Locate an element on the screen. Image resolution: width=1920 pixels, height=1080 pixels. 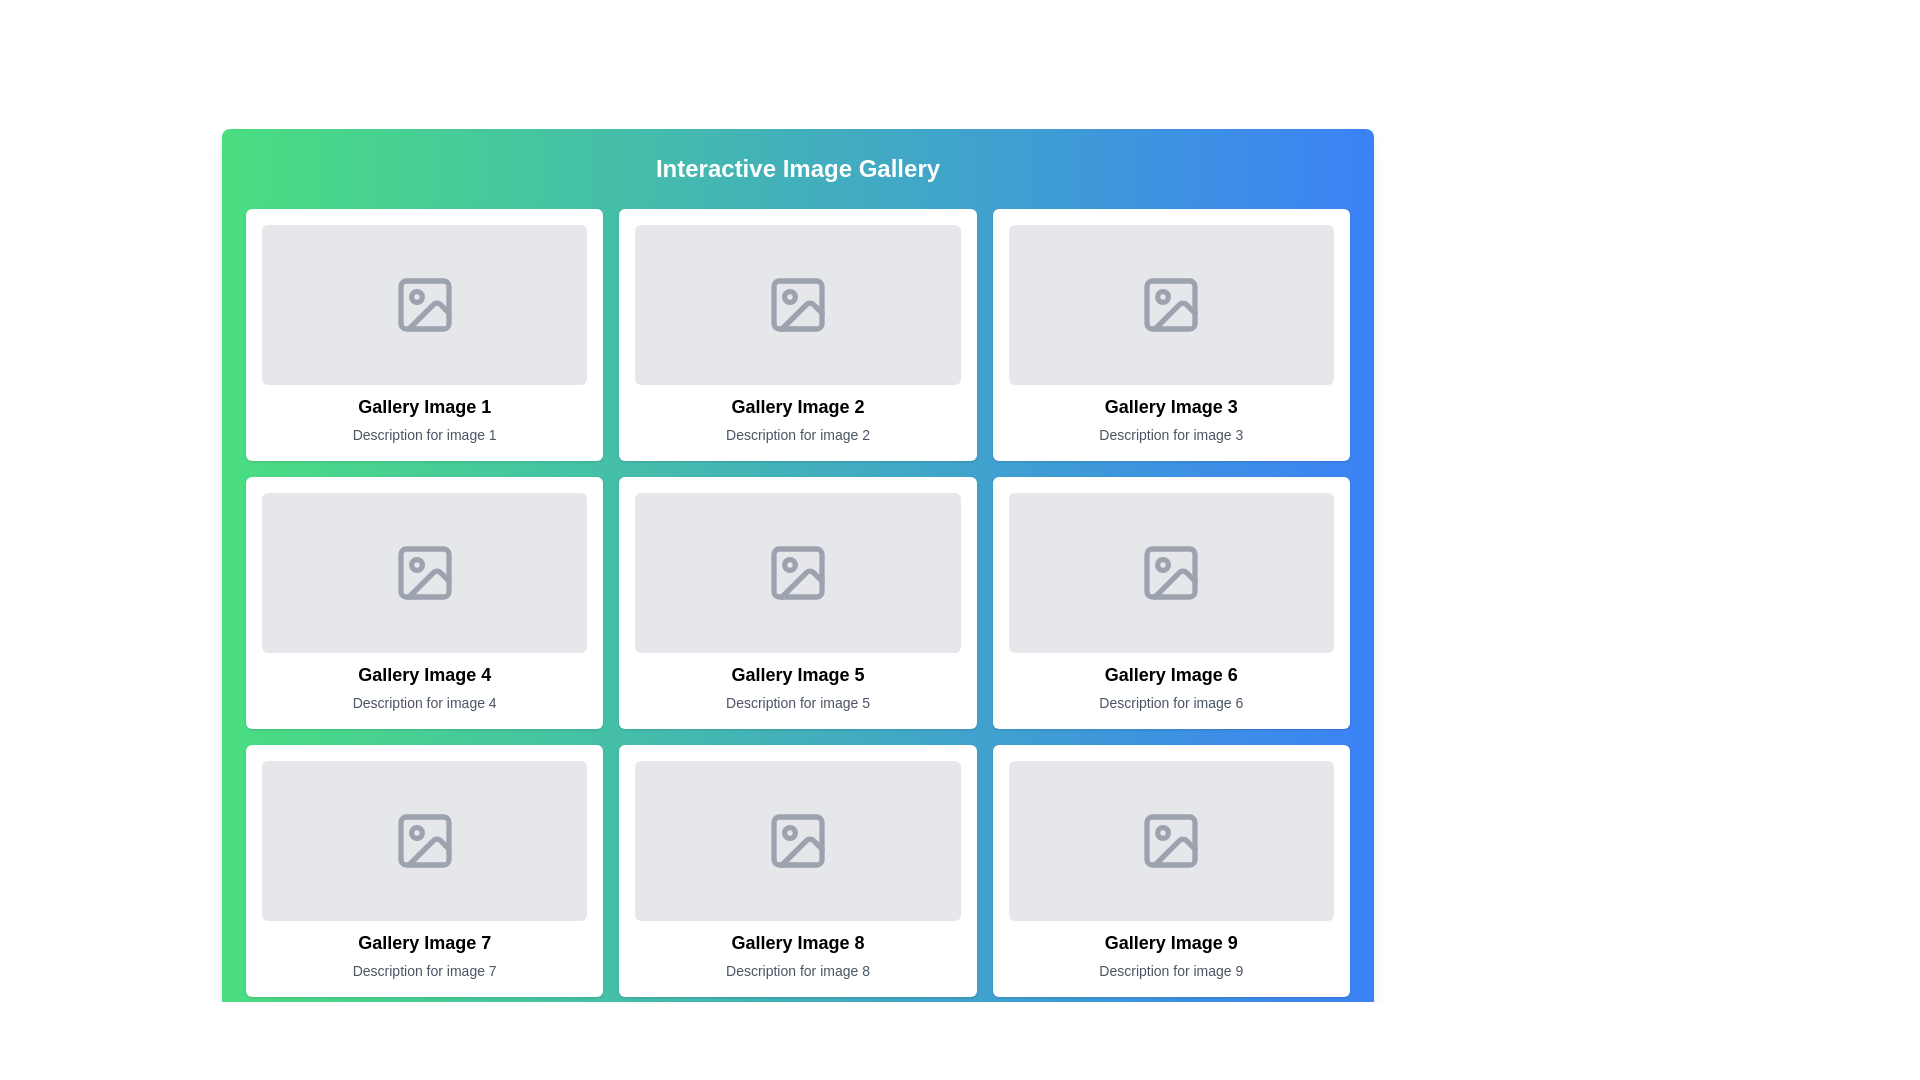
the Text label located in the third row and second column of the grid layout, which serves as a descriptive label for the associated image or gallery item above it, directly under 'Gallery Image 8' is located at coordinates (796, 970).